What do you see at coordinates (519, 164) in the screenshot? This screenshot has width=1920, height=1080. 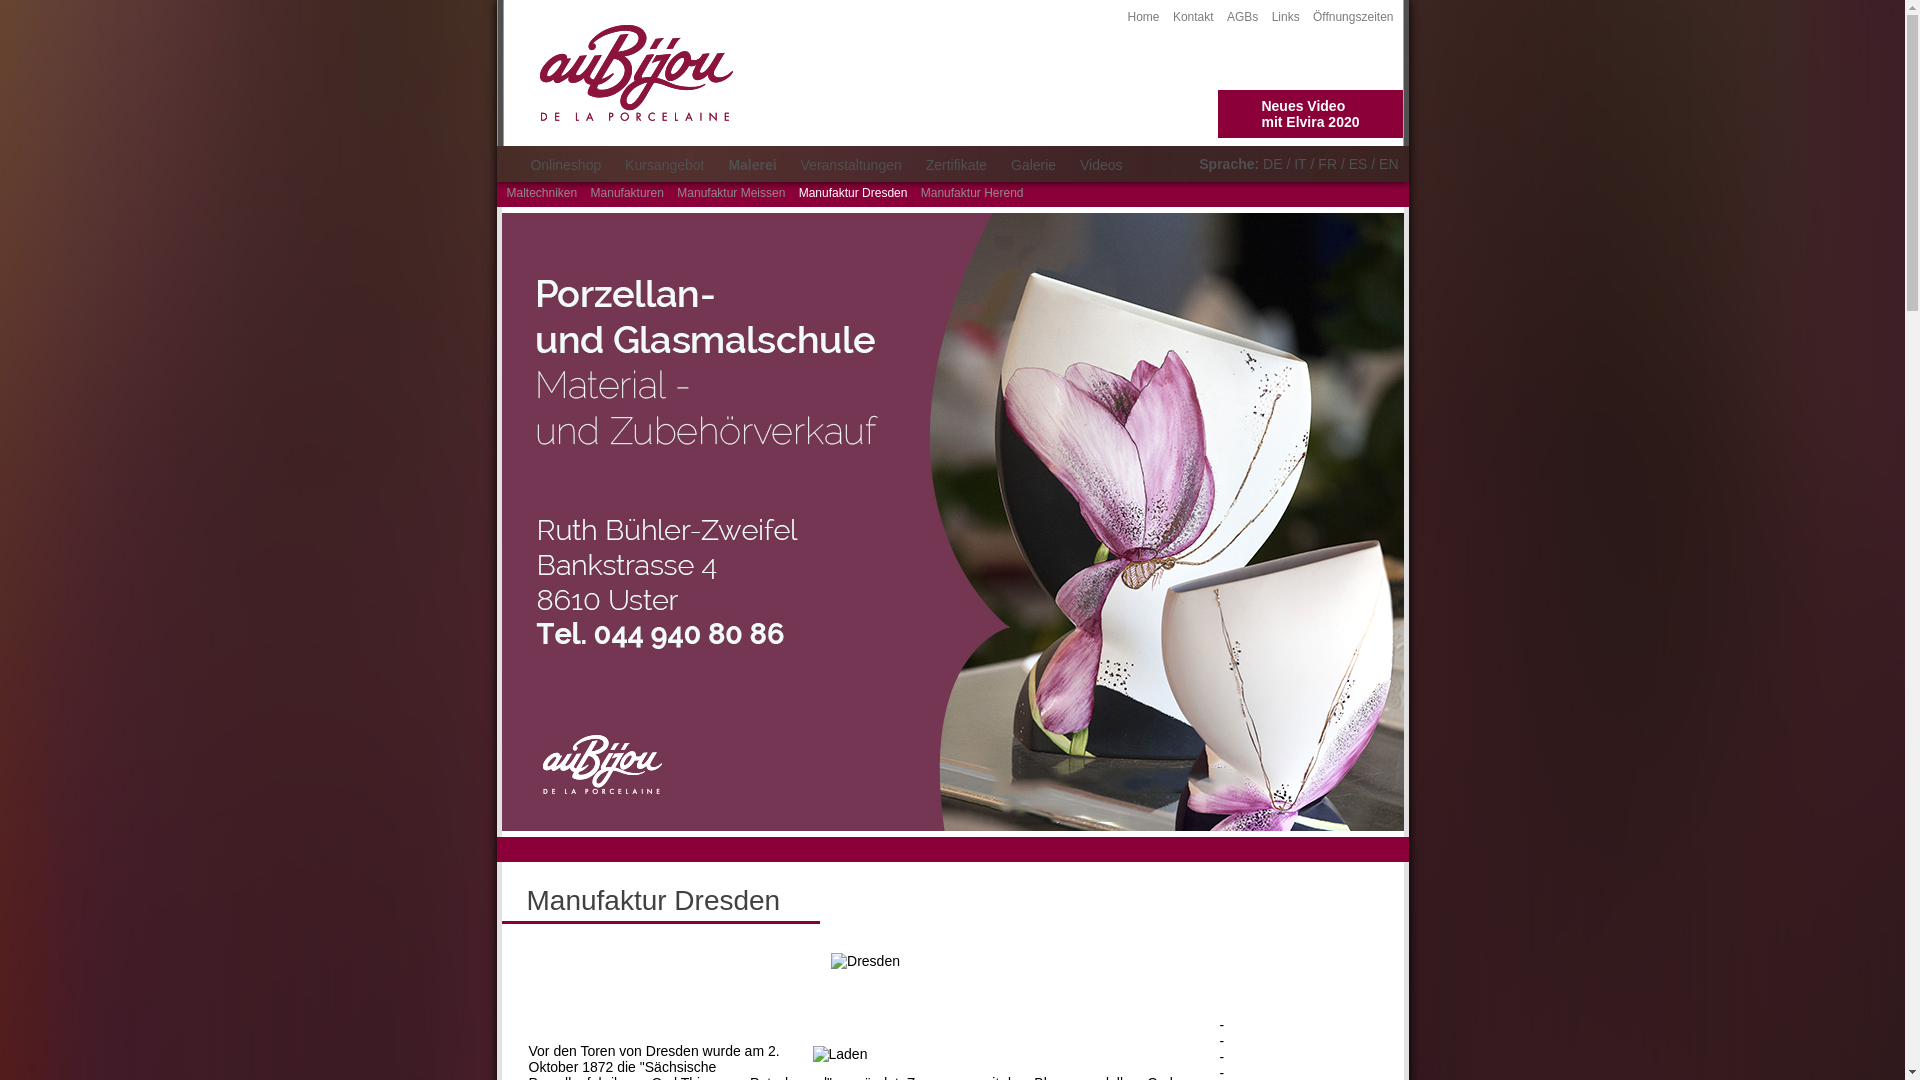 I see `'Onlineshop'` at bounding box center [519, 164].